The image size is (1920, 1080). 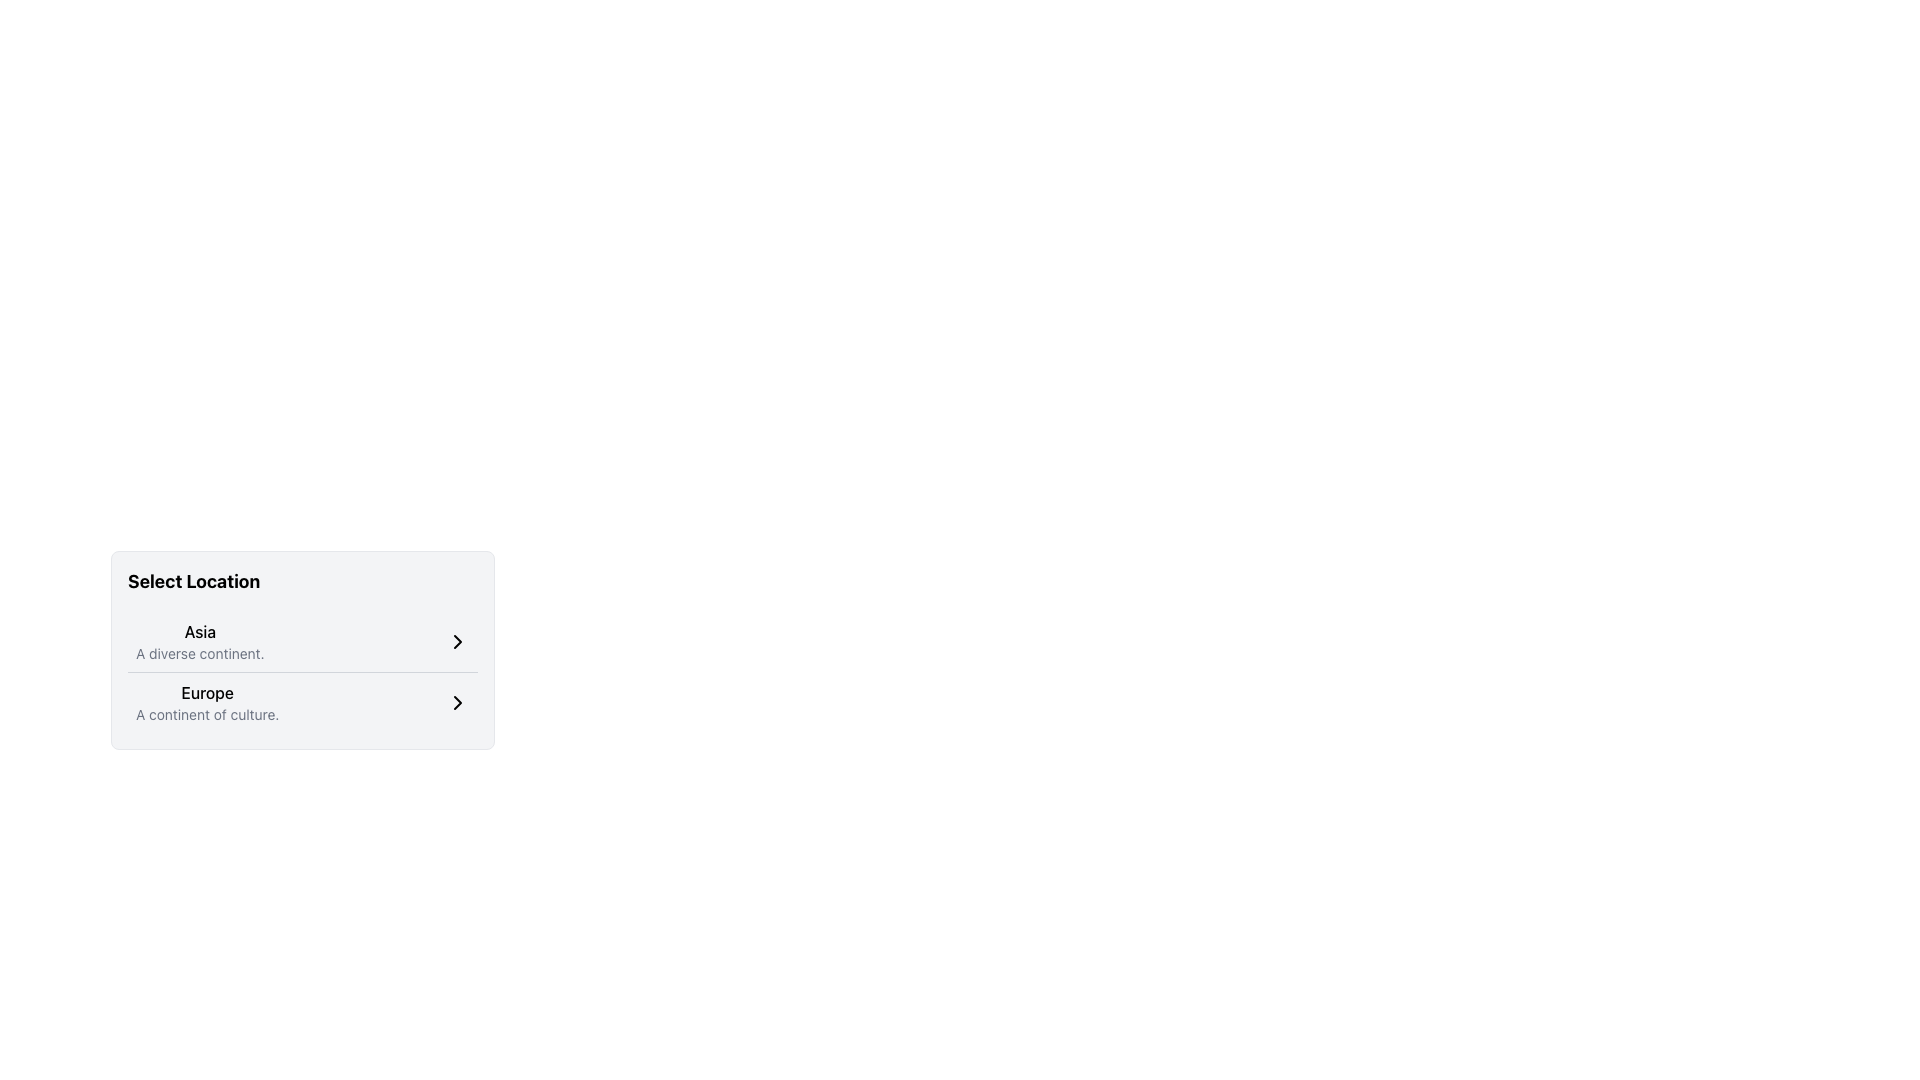 What do you see at coordinates (200, 632) in the screenshot?
I see `the 'Asia' text label, which is the first selectable menu item under the 'Select Location' title` at bounding box center [200, 632].